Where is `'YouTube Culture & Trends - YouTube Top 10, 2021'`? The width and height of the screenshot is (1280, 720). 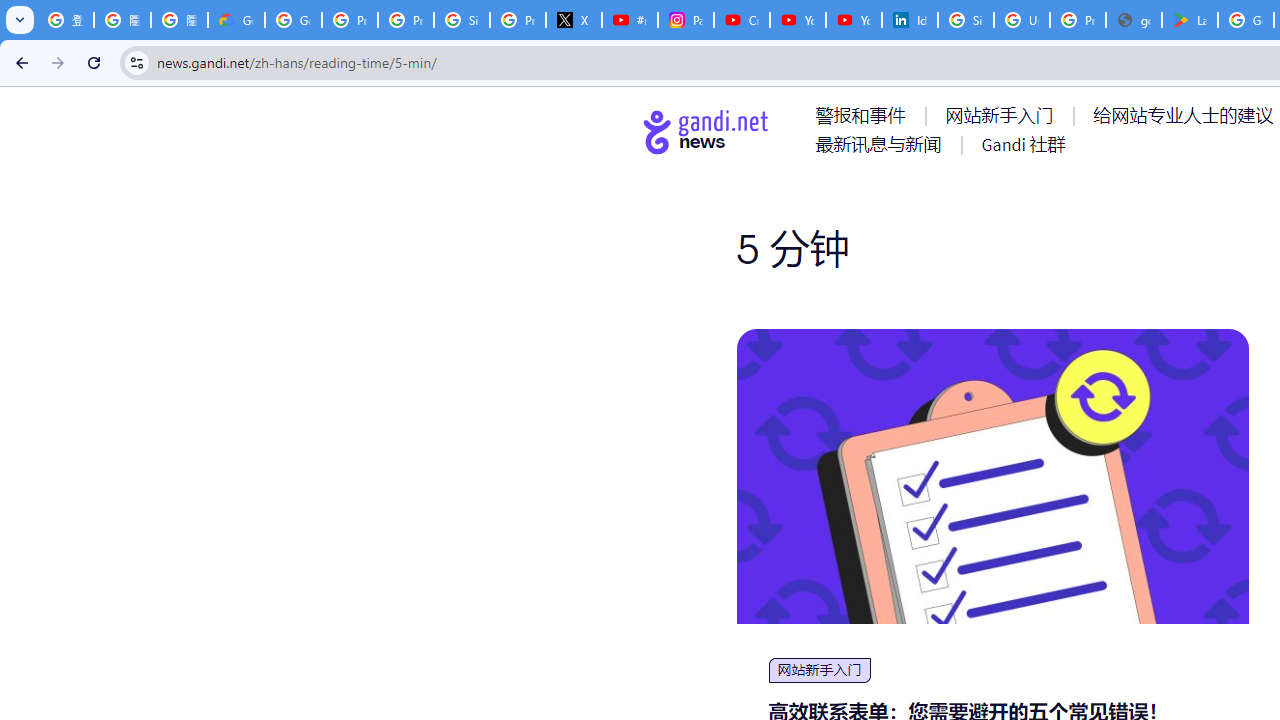 'YouTube Culture & Trends - YouTube Top 10, 2021' is located at coordinates (853, 20).